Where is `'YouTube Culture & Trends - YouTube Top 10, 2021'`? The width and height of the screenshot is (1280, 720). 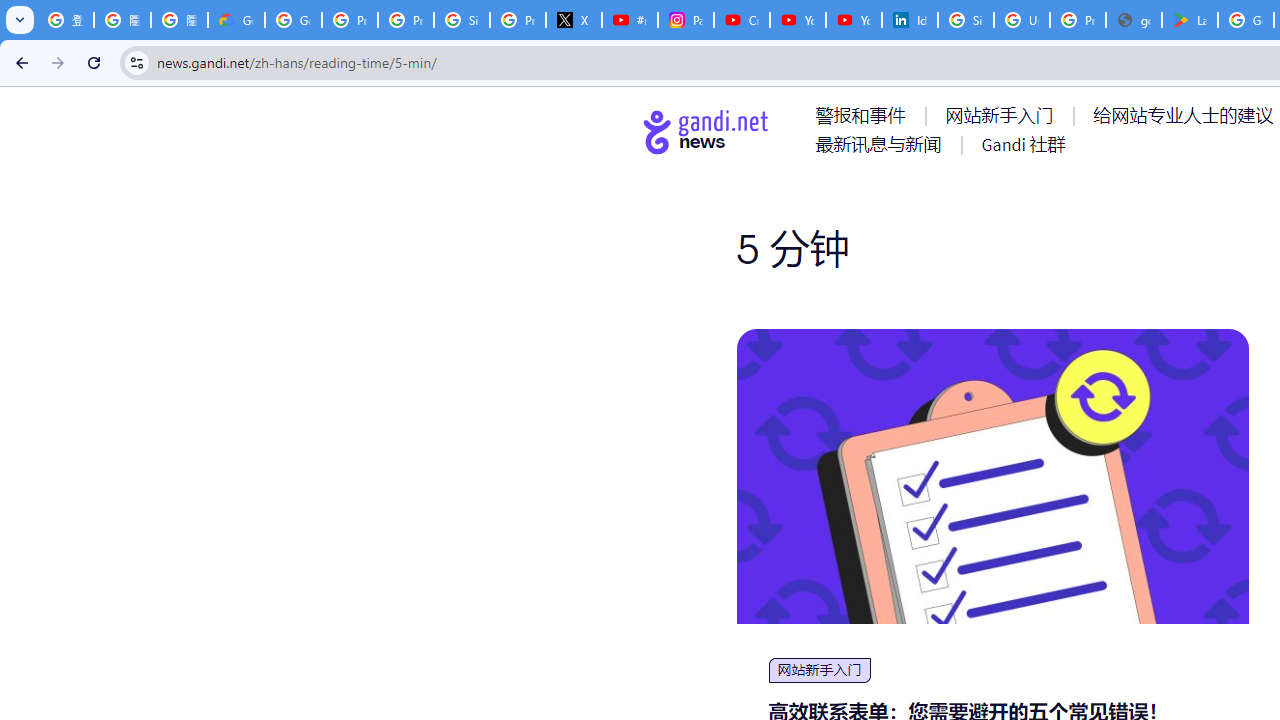 'YouTube Culture & Trends - YouTube Top 10, 2021' is located at coordinates (853, 20).